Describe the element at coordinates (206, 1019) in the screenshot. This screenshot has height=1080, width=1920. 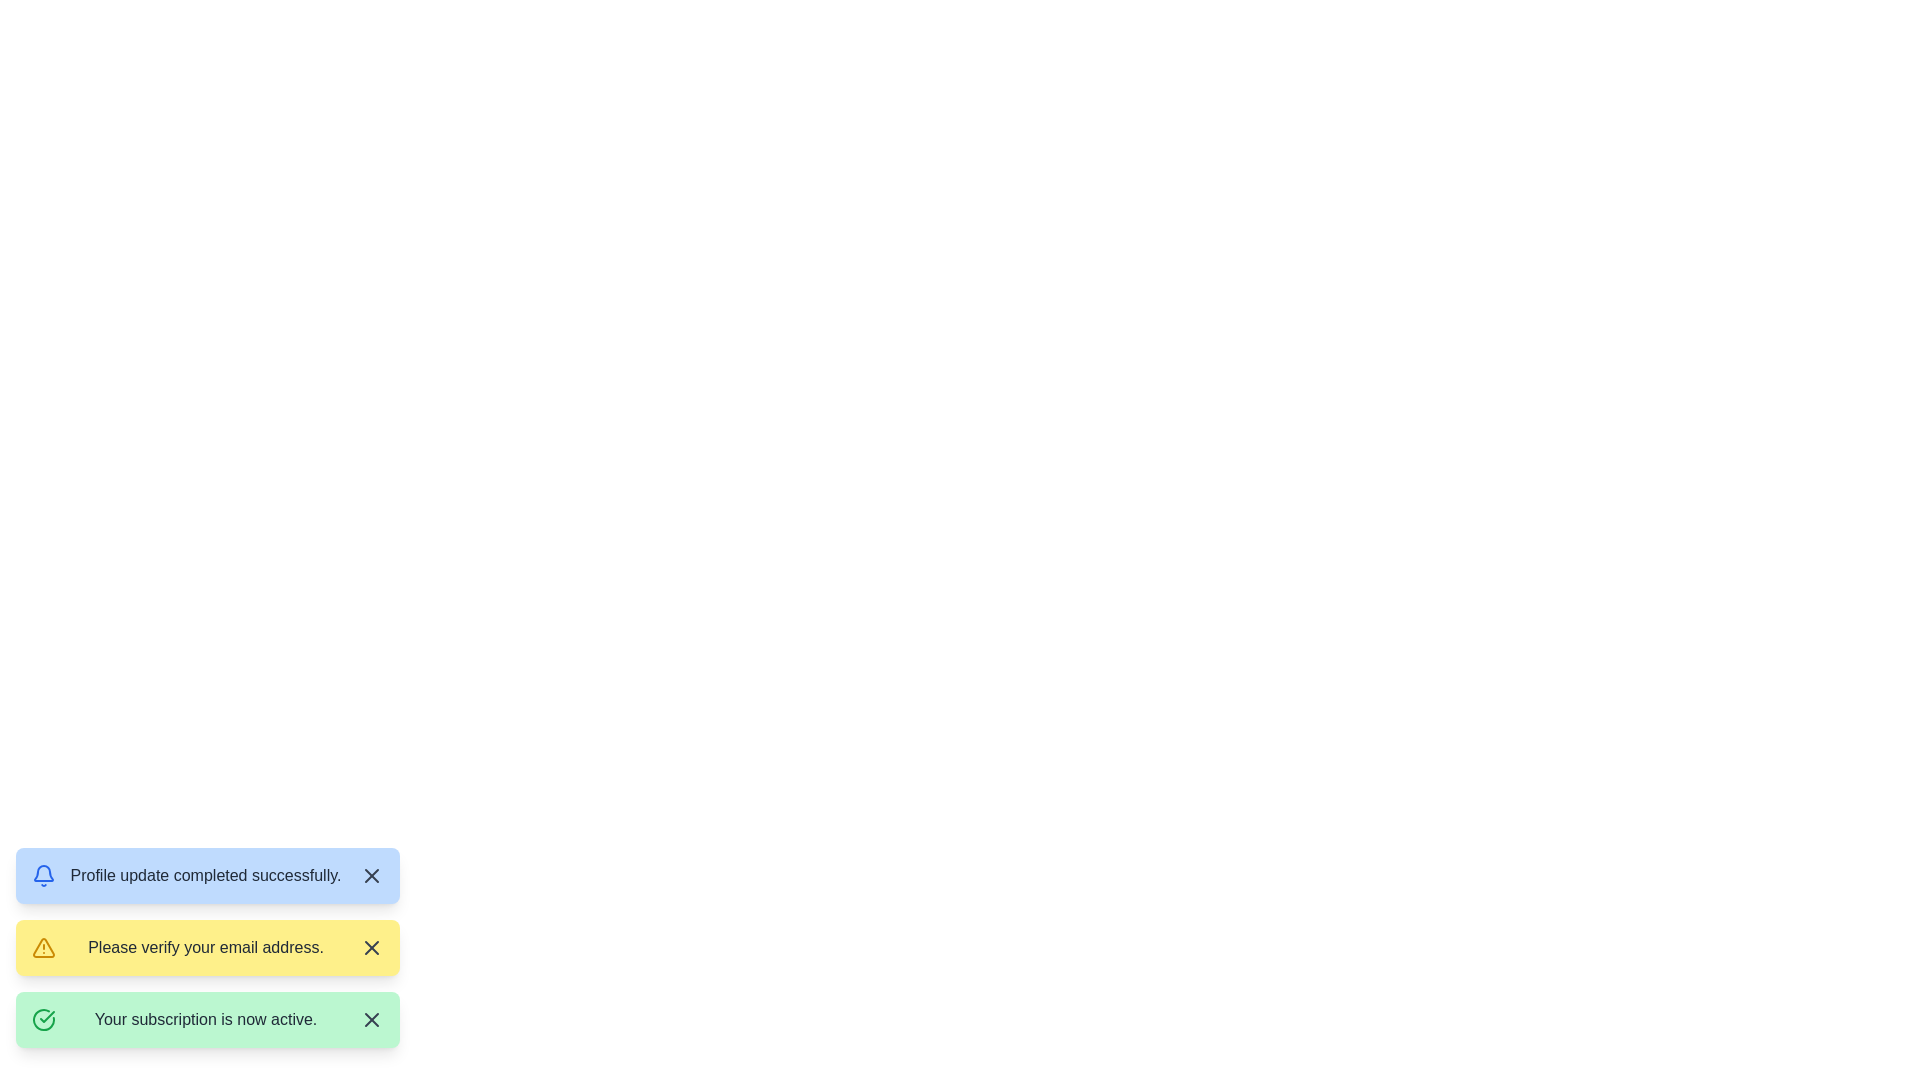
I see `the text label stating 'Your subscription is now active.' which is displayed in a medium-sized, dark-gray font on a light green background at the center of the notification box` at that location.